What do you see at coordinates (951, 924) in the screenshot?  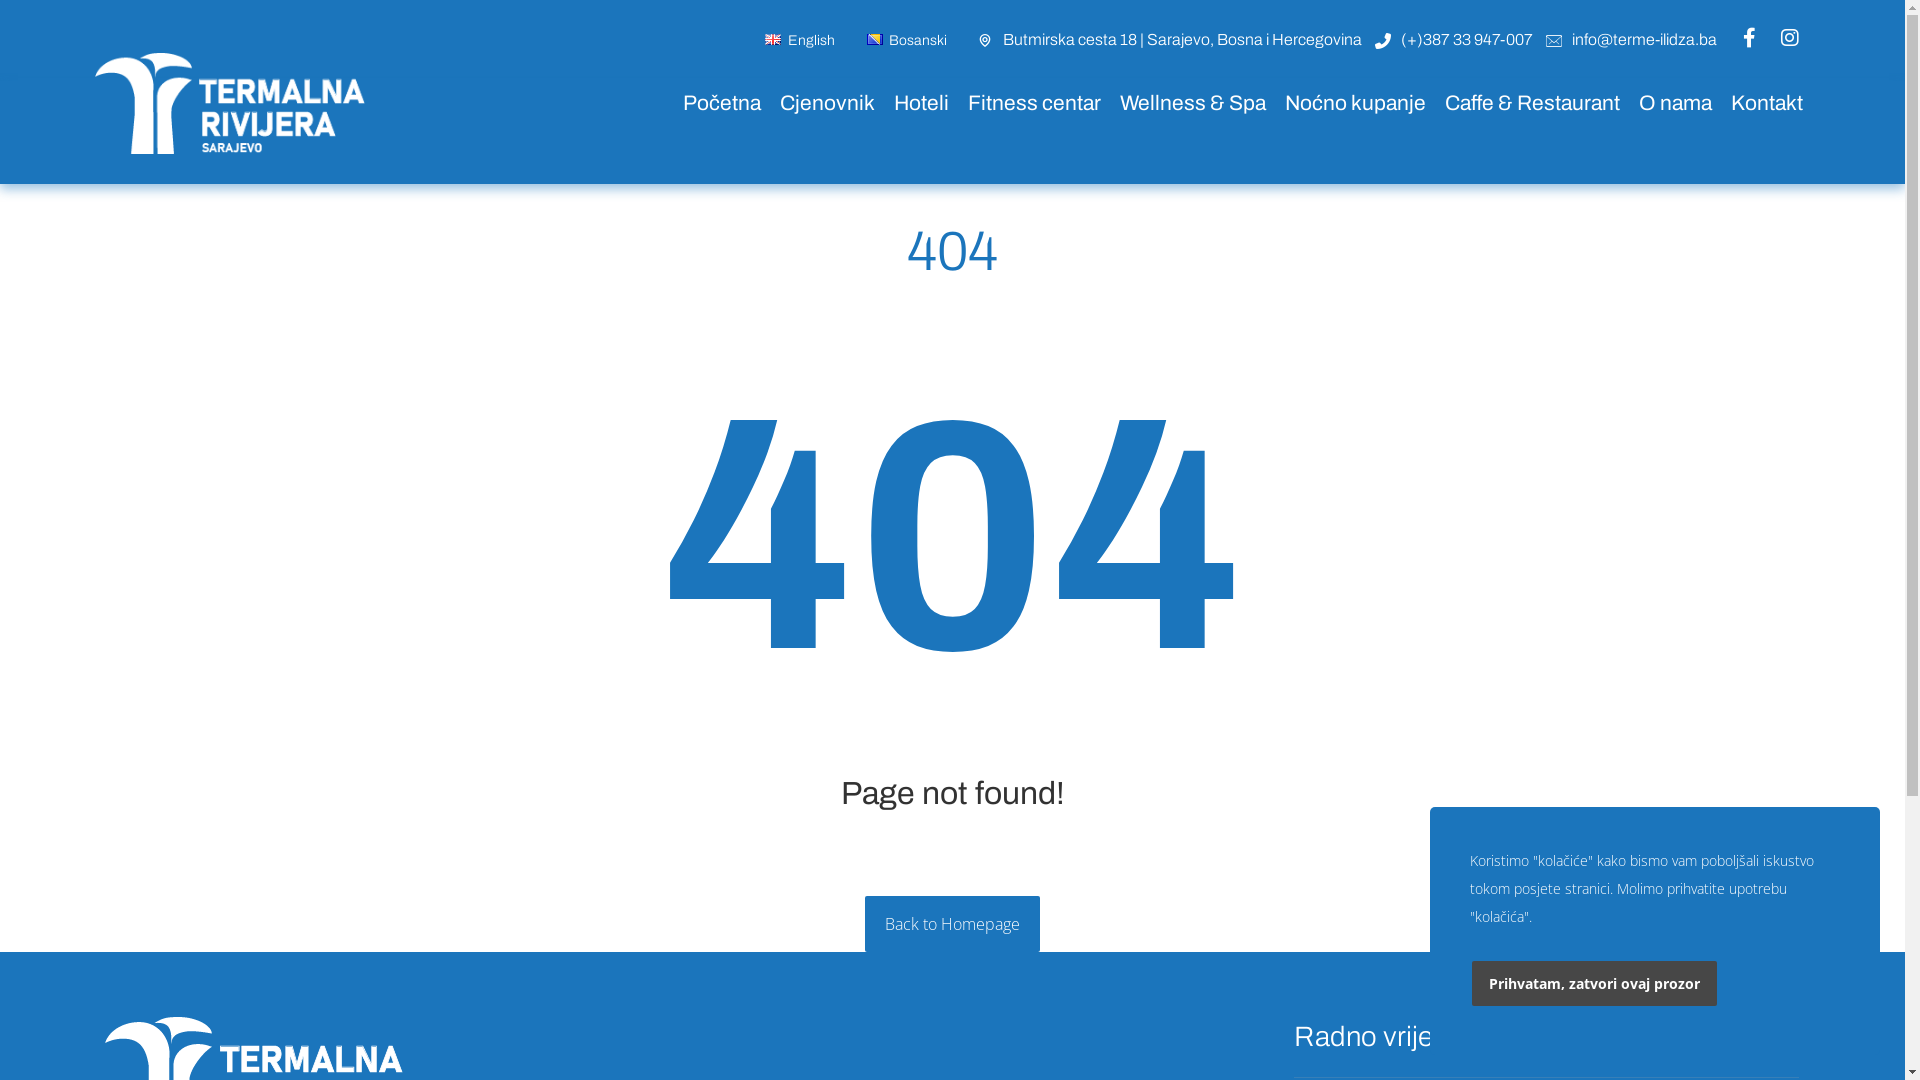 I see `'Back to Homepage'` at bounding box center [951, 924].